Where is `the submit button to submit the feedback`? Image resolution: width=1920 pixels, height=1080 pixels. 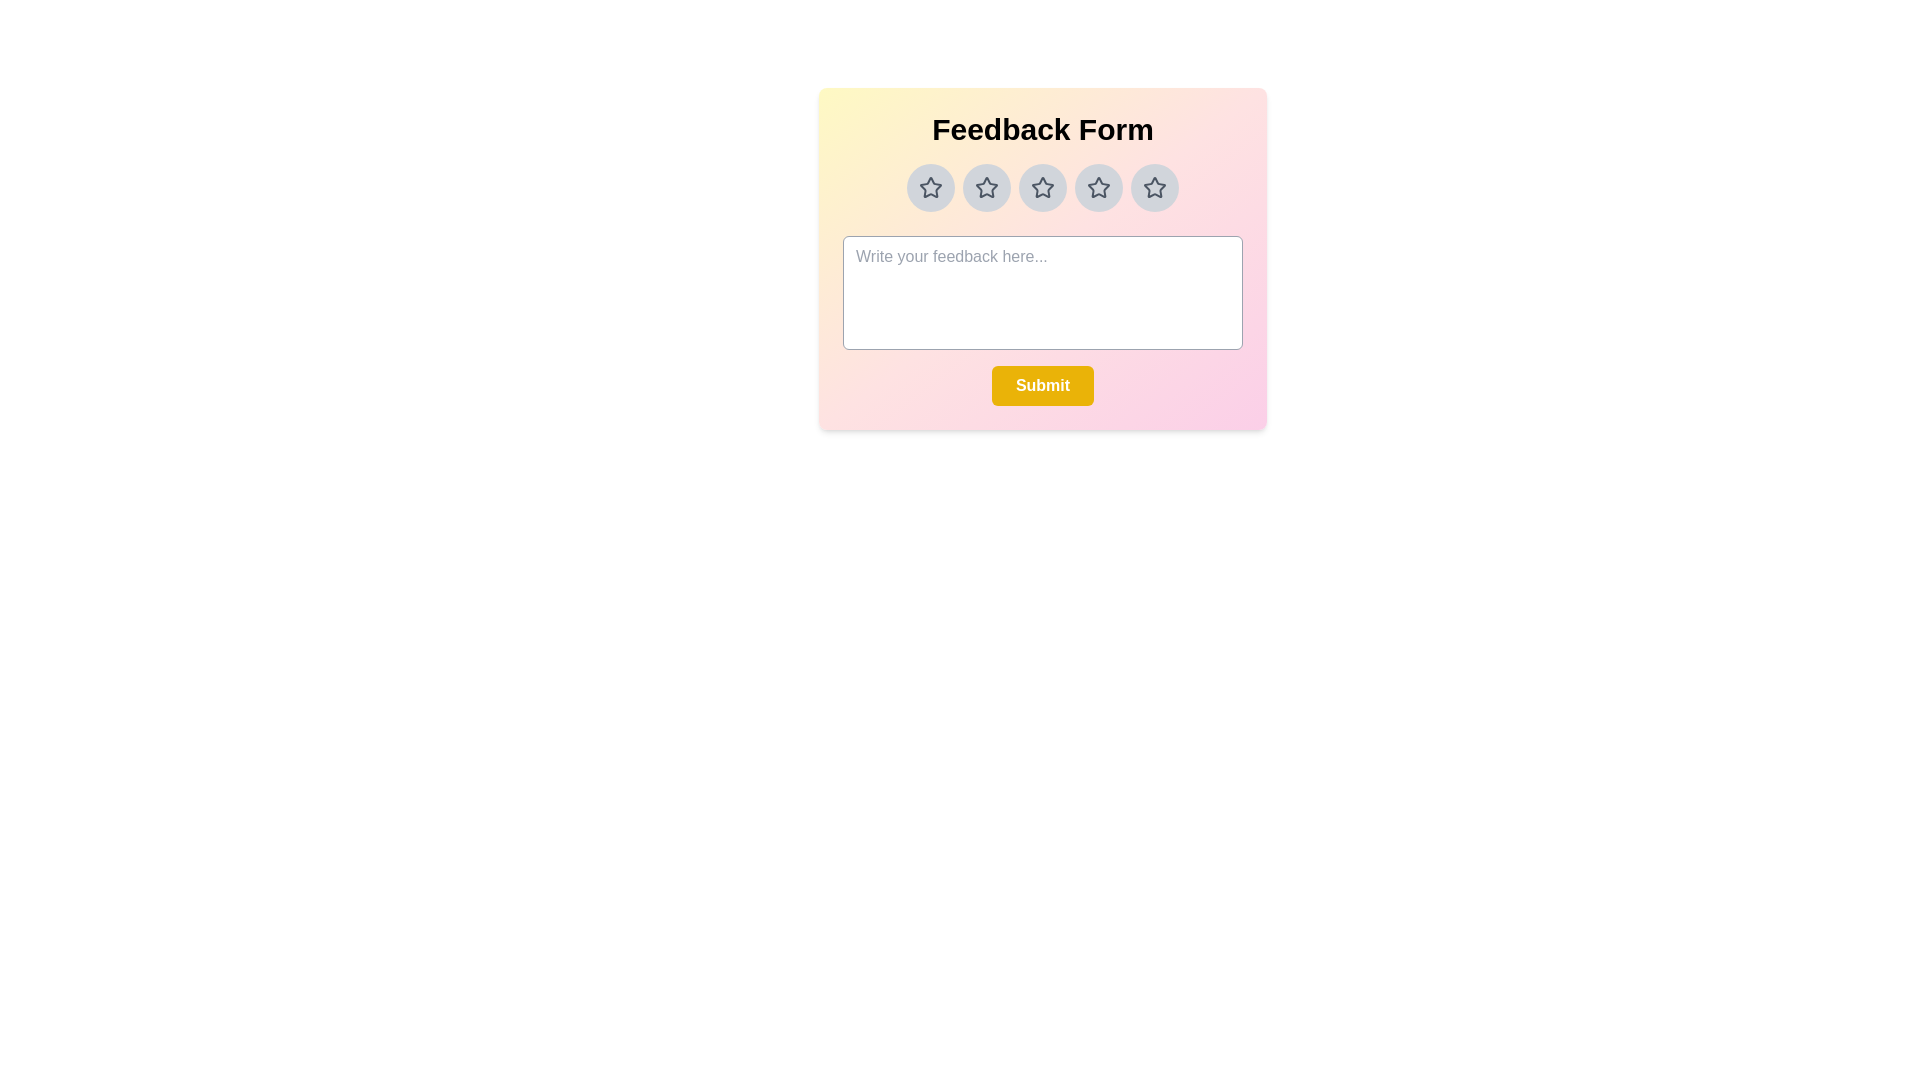 the submit button to submit the feedback is located at coordinates (1041, 385).